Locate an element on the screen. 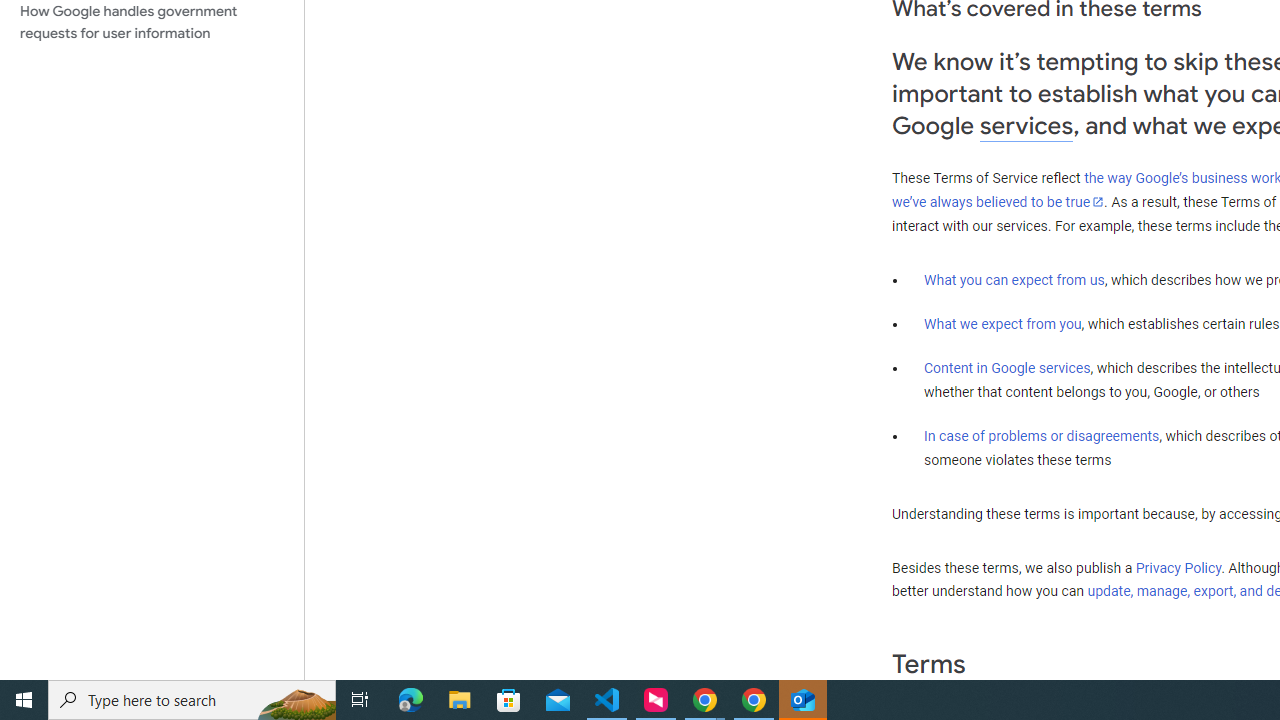  'services' is located at coordinates (1026, 125).